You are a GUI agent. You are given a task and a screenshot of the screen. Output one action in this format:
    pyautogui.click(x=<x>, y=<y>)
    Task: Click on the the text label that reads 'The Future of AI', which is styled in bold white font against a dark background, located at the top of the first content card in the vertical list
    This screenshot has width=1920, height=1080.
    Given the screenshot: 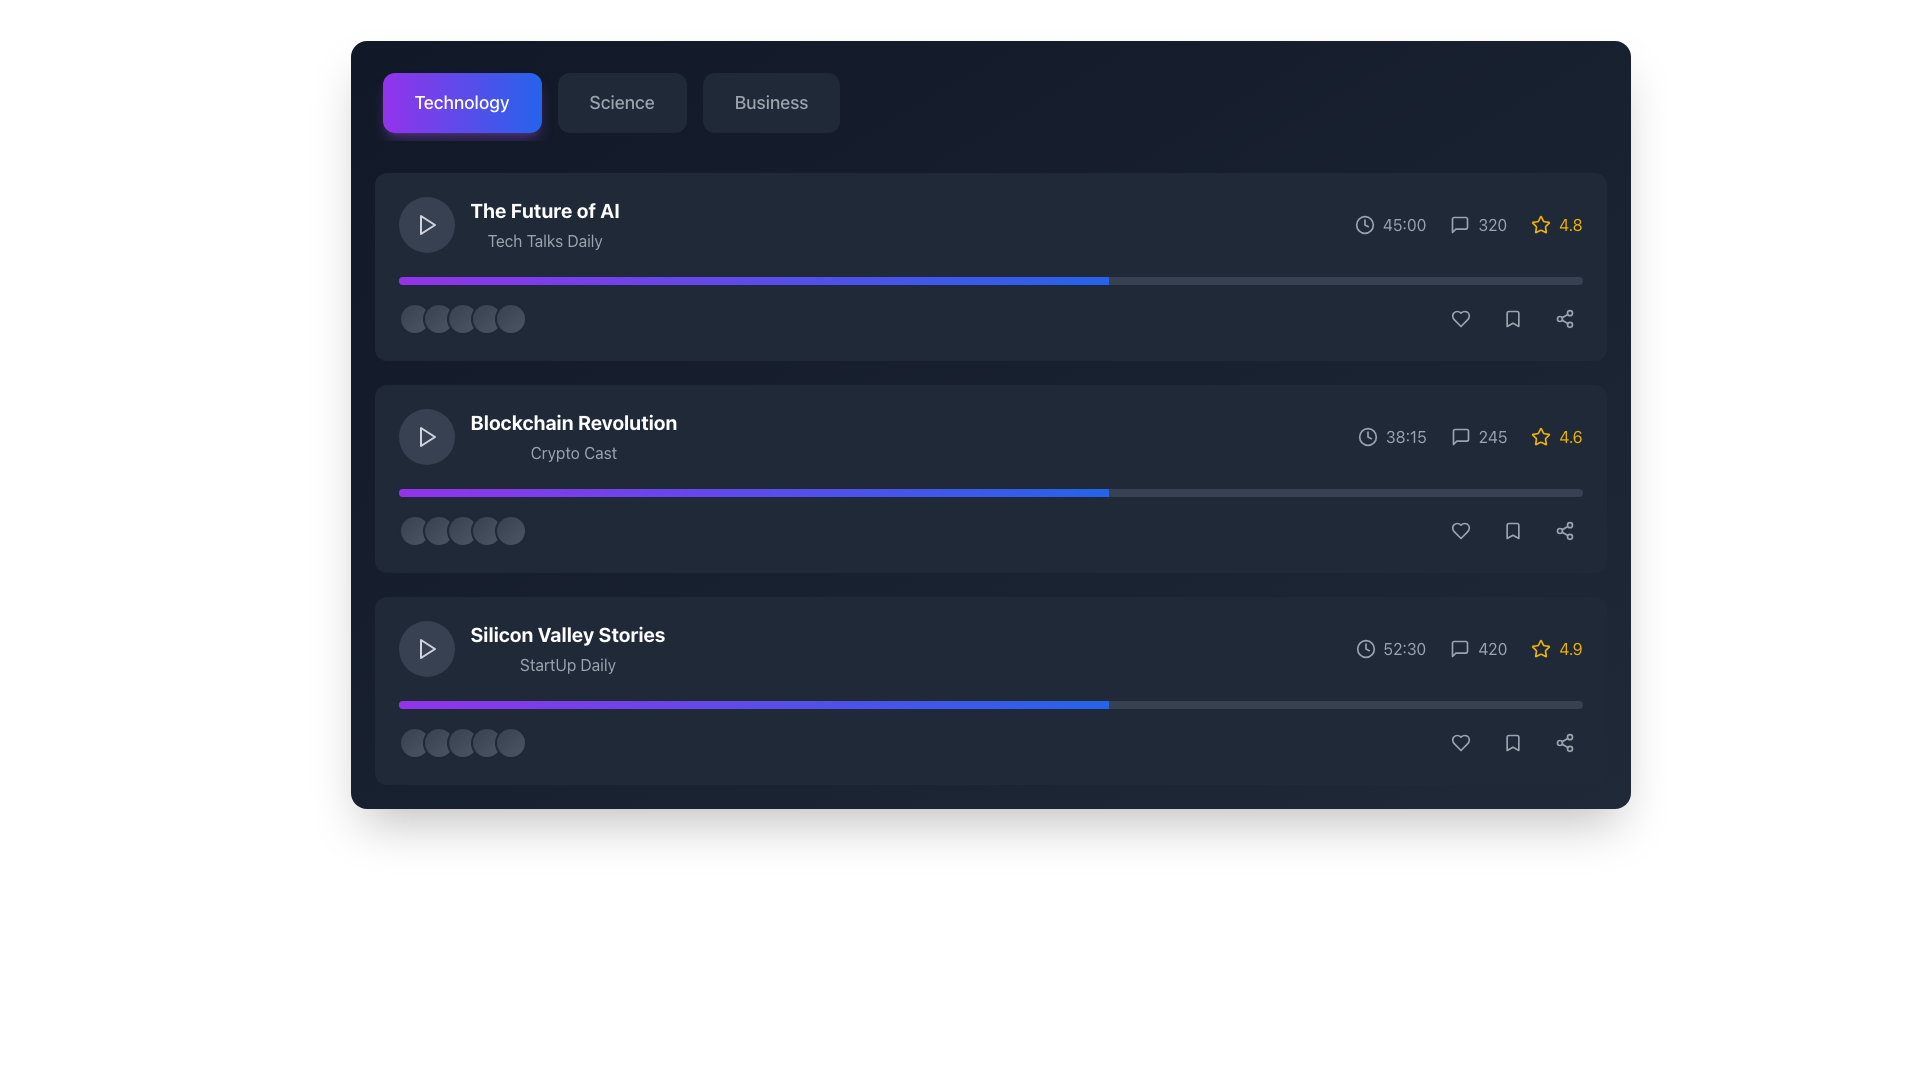 What is the action you would take?
    pyautogui.click(x=545, y=211)
    